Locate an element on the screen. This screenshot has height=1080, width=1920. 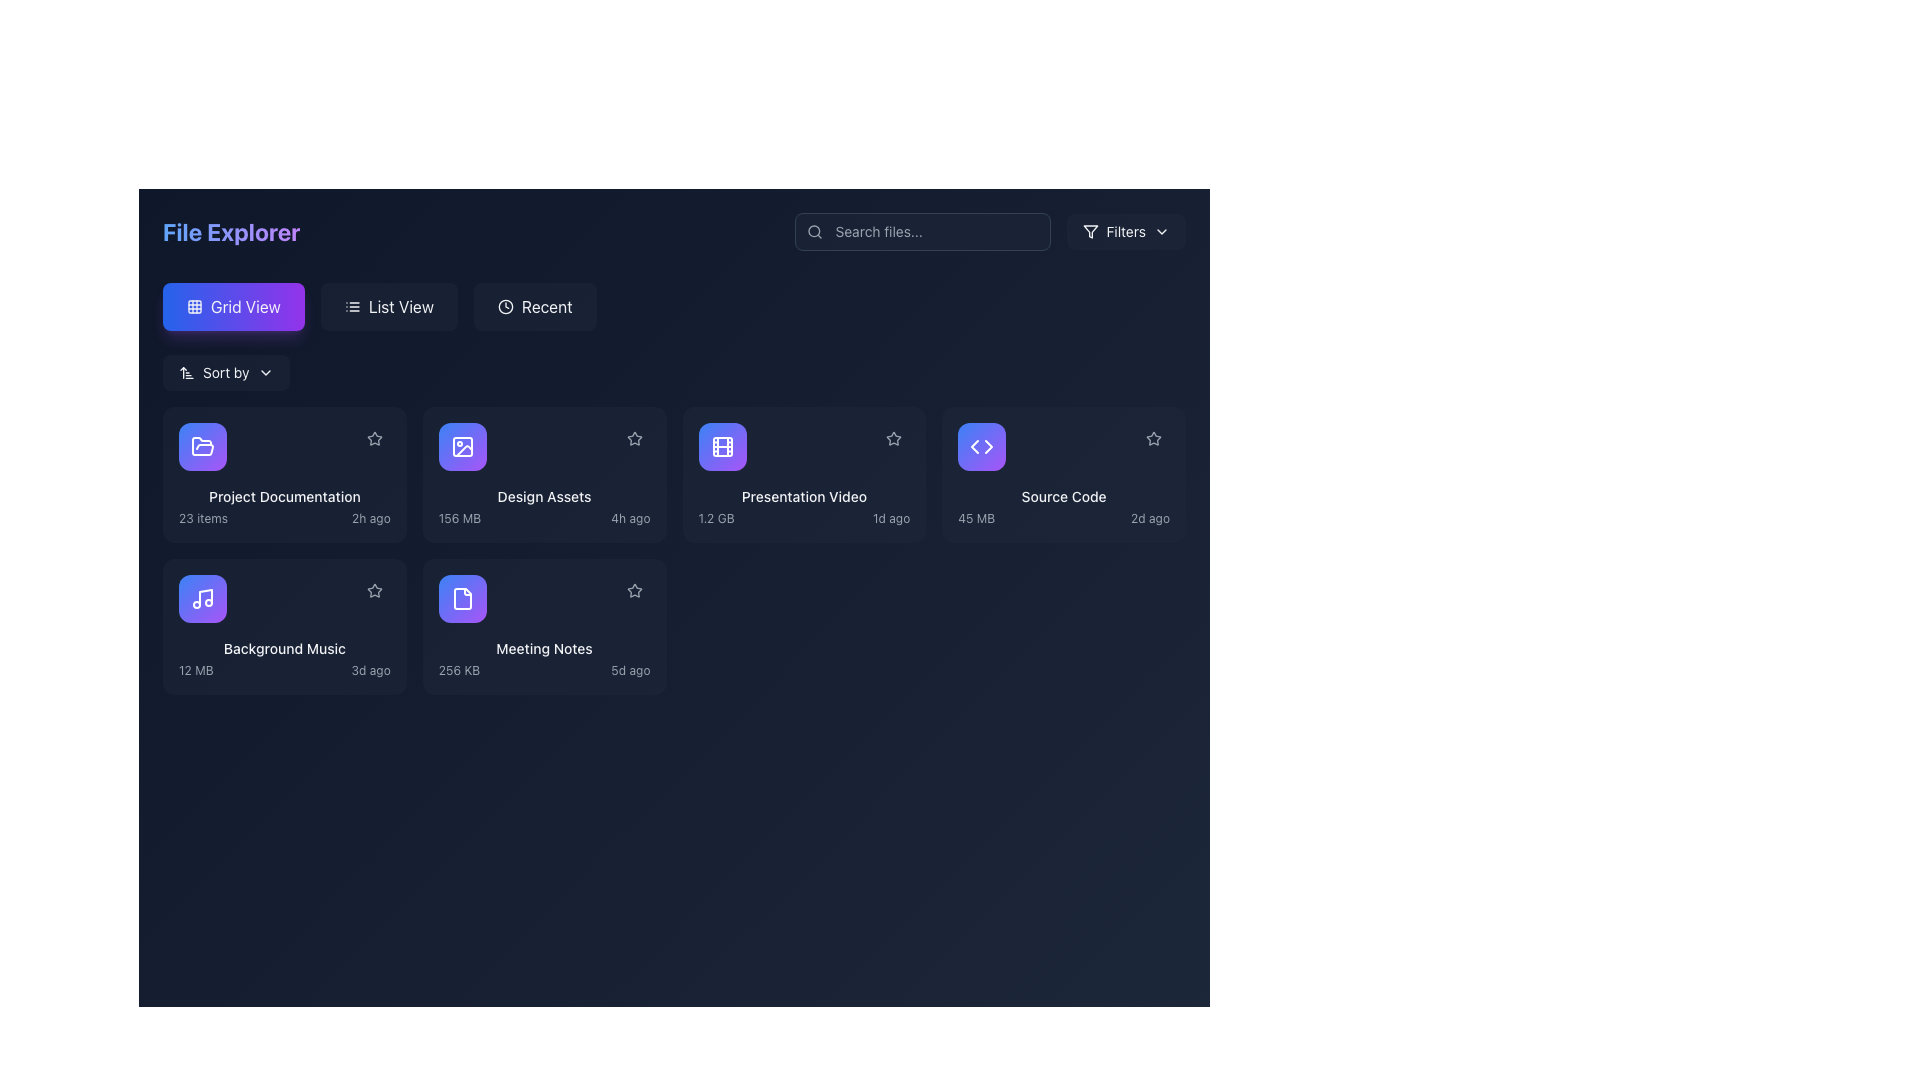
the Dropdown menu trigger located on the upper-right side of the File Explorer toolbar, adjacent to the search input field is located at coordinates (989, 230).